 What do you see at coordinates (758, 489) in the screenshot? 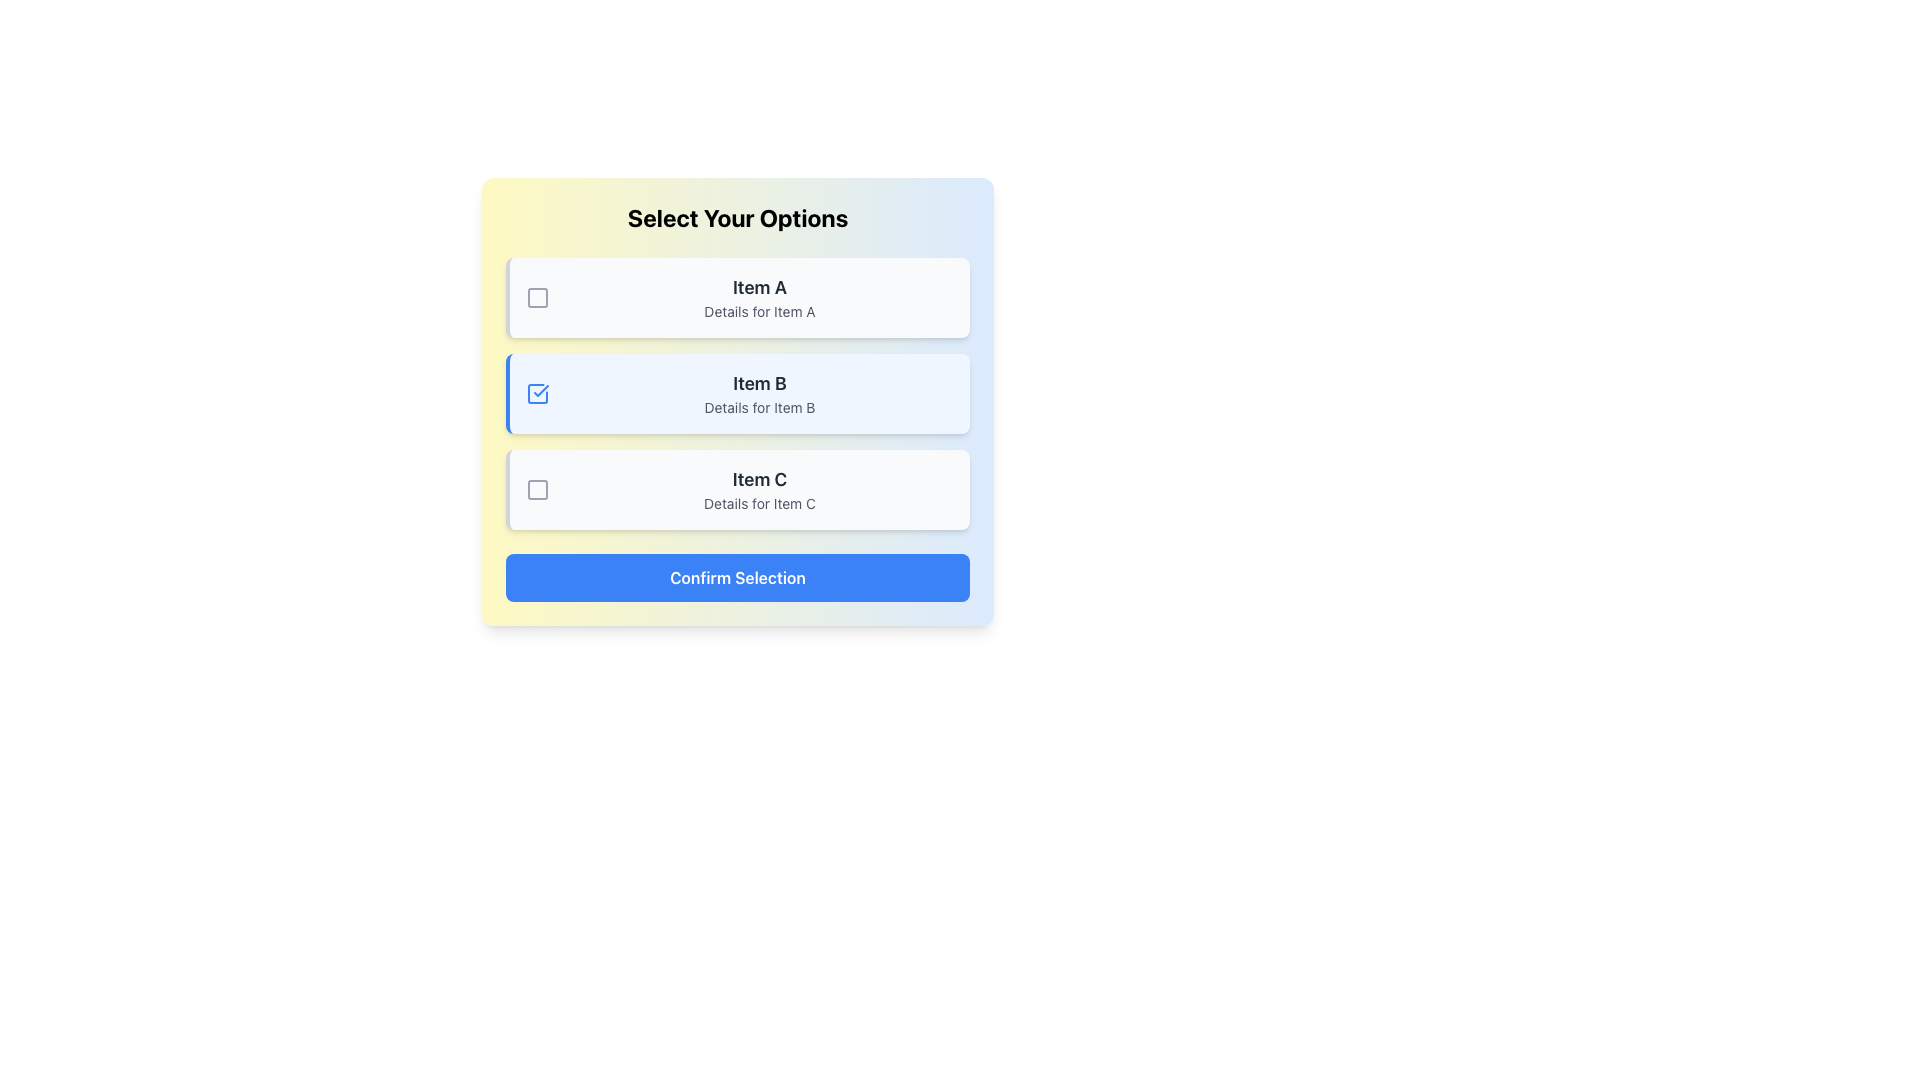
I see `the card displaying 'Item C' which is styled with a light gray background, rounded corners, and contains bold text 'Item C' followed by 'Details for Item C' in smaller gray text` at bounding box center [758, 489].